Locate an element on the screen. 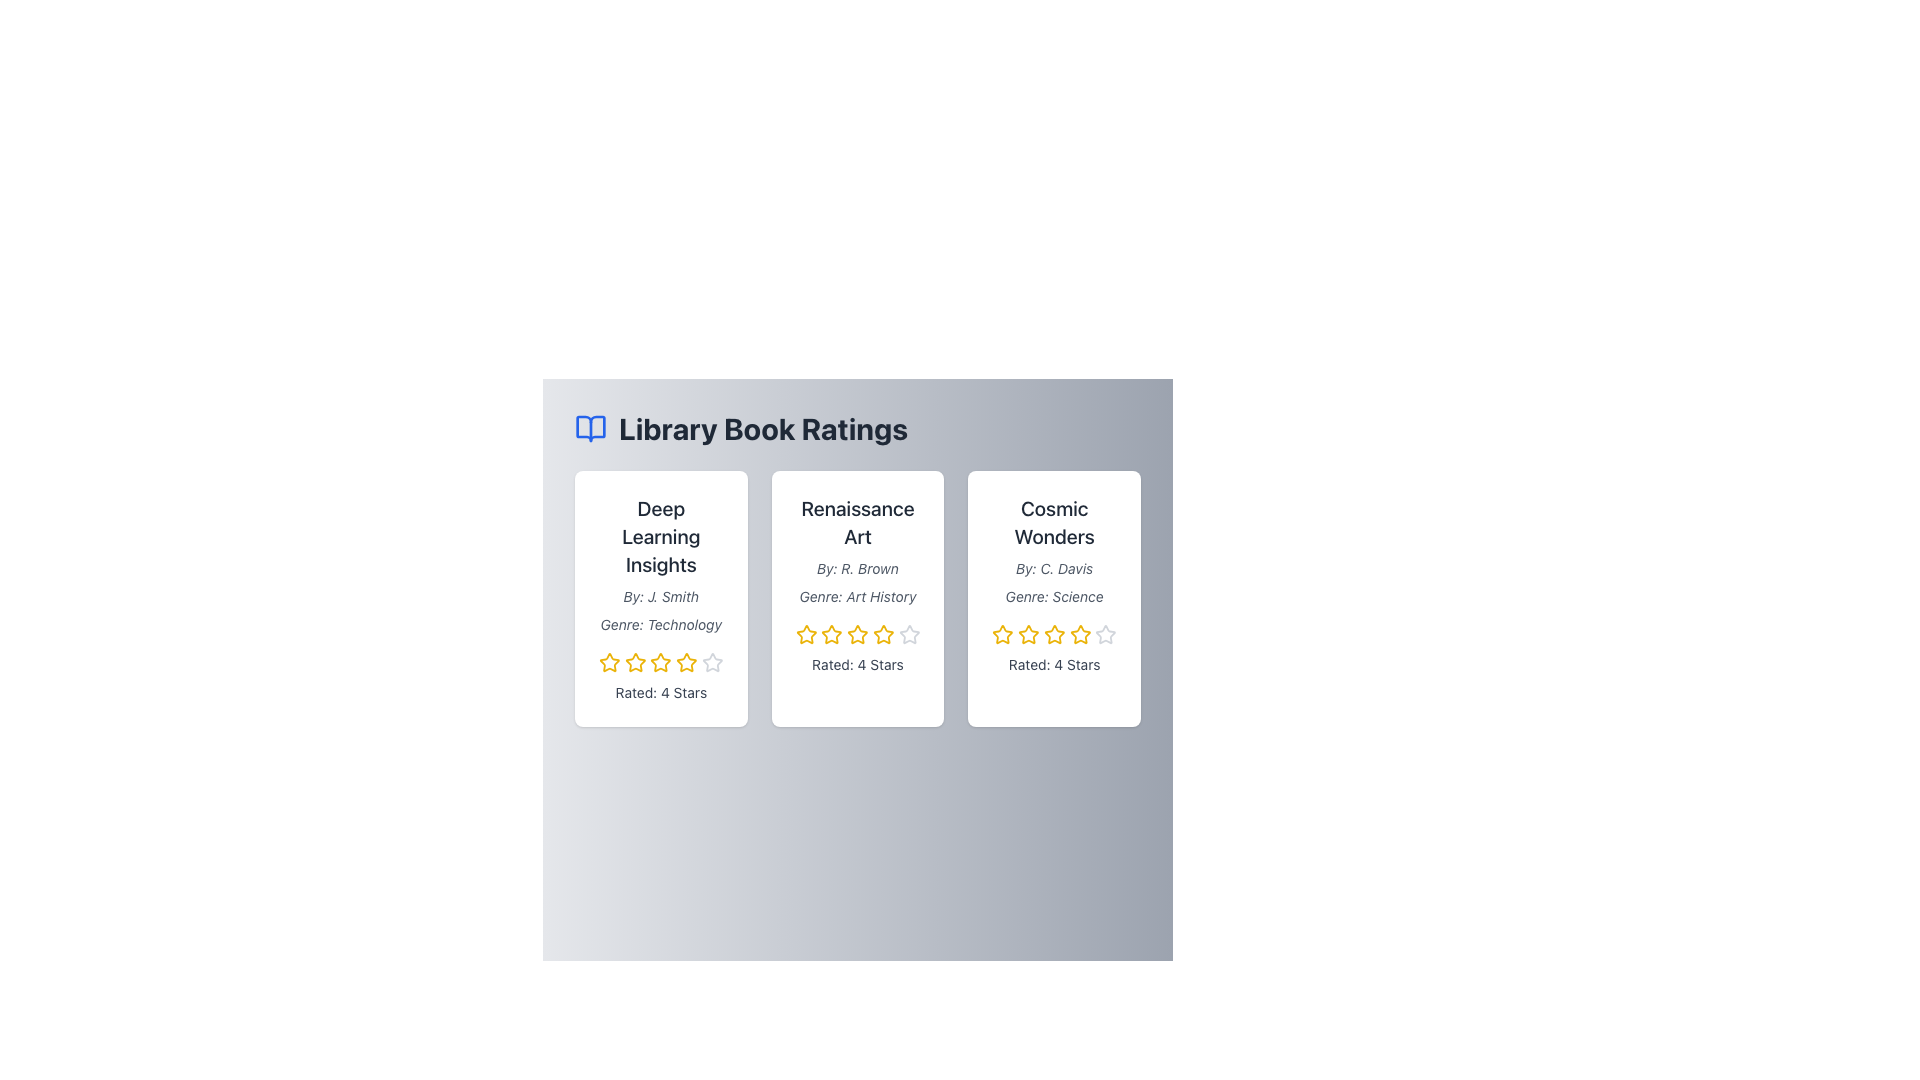 This screenshot has height=1080, width=1920. the second star icon representing the user rating for the 'Cosmic Wonders' item is located at coordinates (1028, 634).